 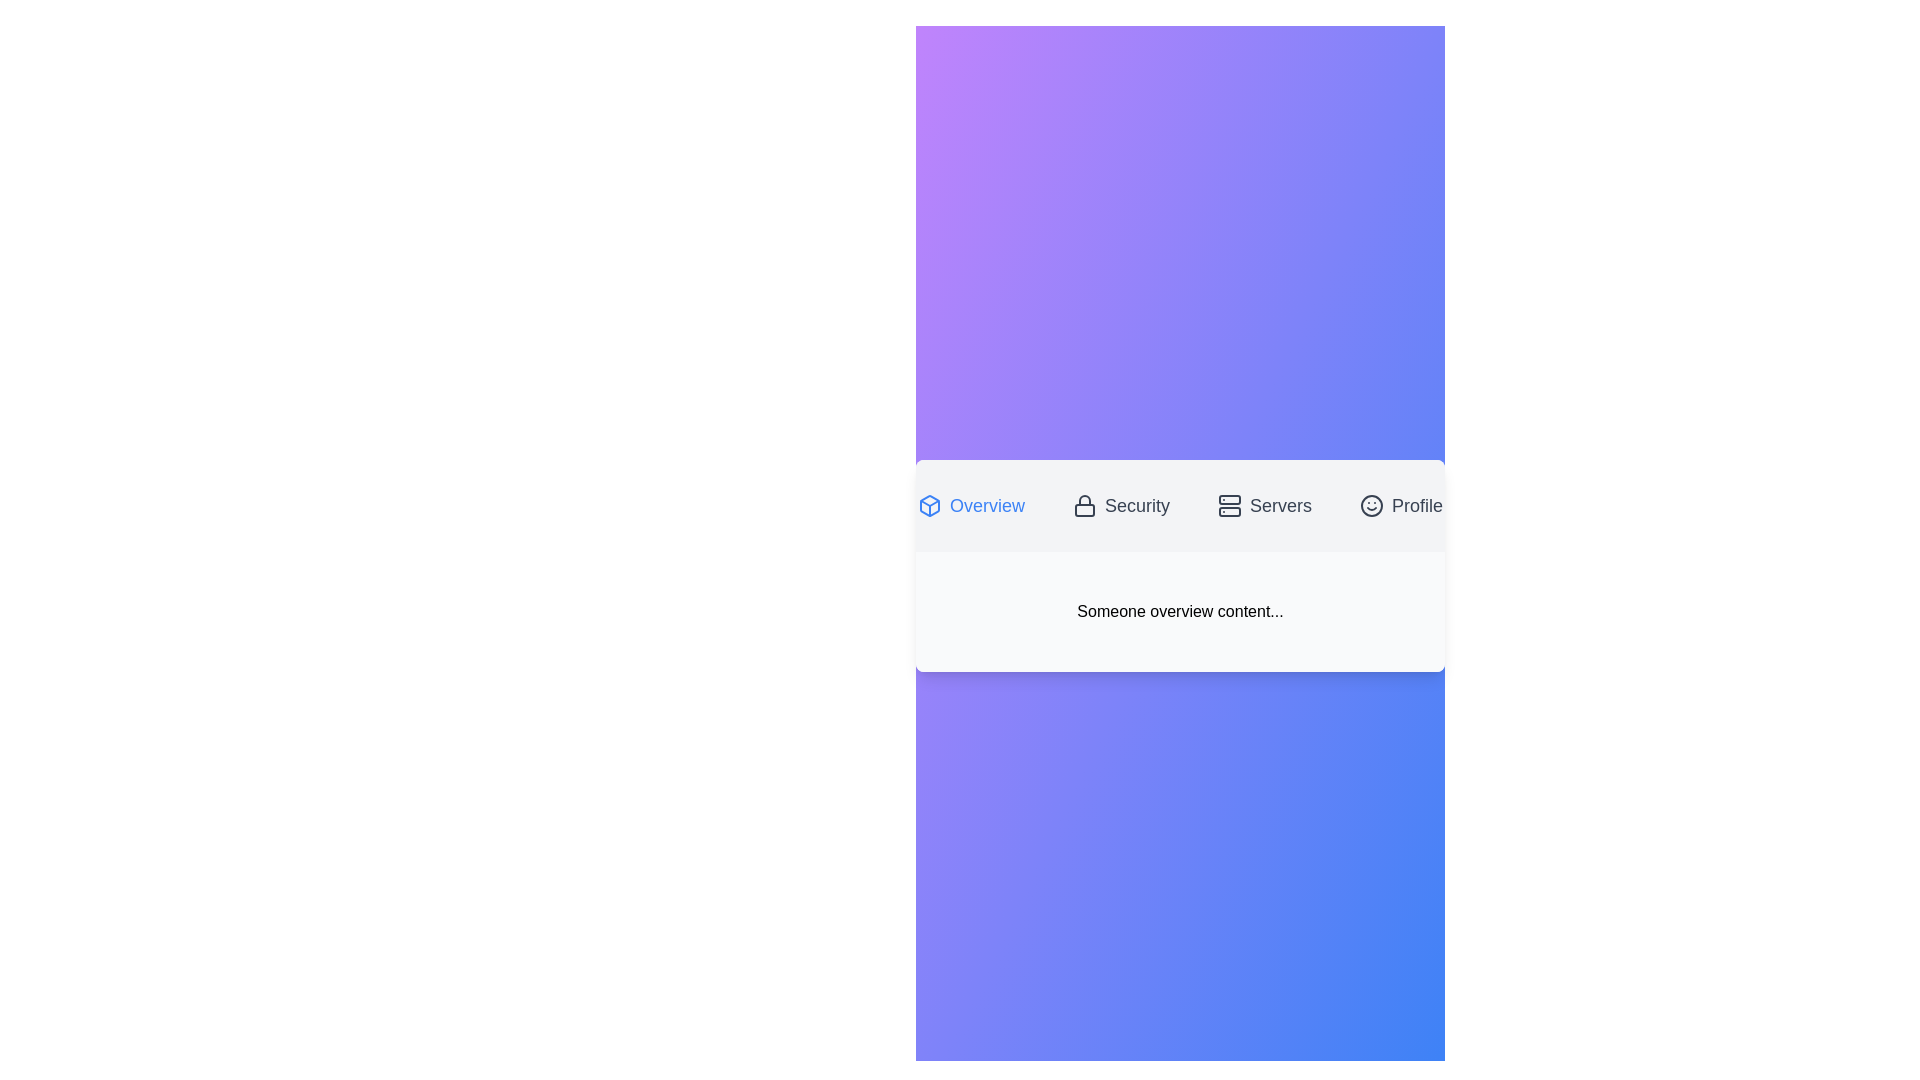 I want to click on the decorative icon in the 'Profile' menu section, located towards the far-right end, adjacent to the text label 'Profile', so click(x=1371, y=504).